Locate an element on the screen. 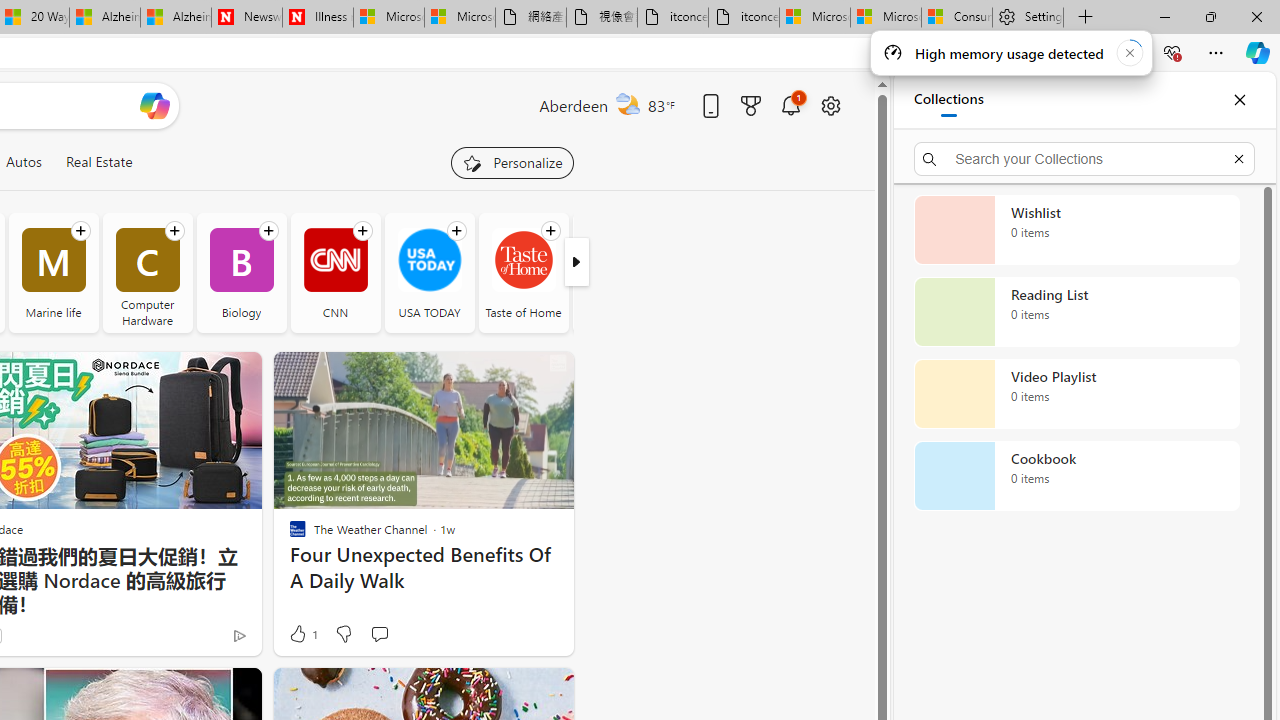 This screenshot has height=720, width=1280. 'Computer Hardware' is located at coordinates (146, 272).